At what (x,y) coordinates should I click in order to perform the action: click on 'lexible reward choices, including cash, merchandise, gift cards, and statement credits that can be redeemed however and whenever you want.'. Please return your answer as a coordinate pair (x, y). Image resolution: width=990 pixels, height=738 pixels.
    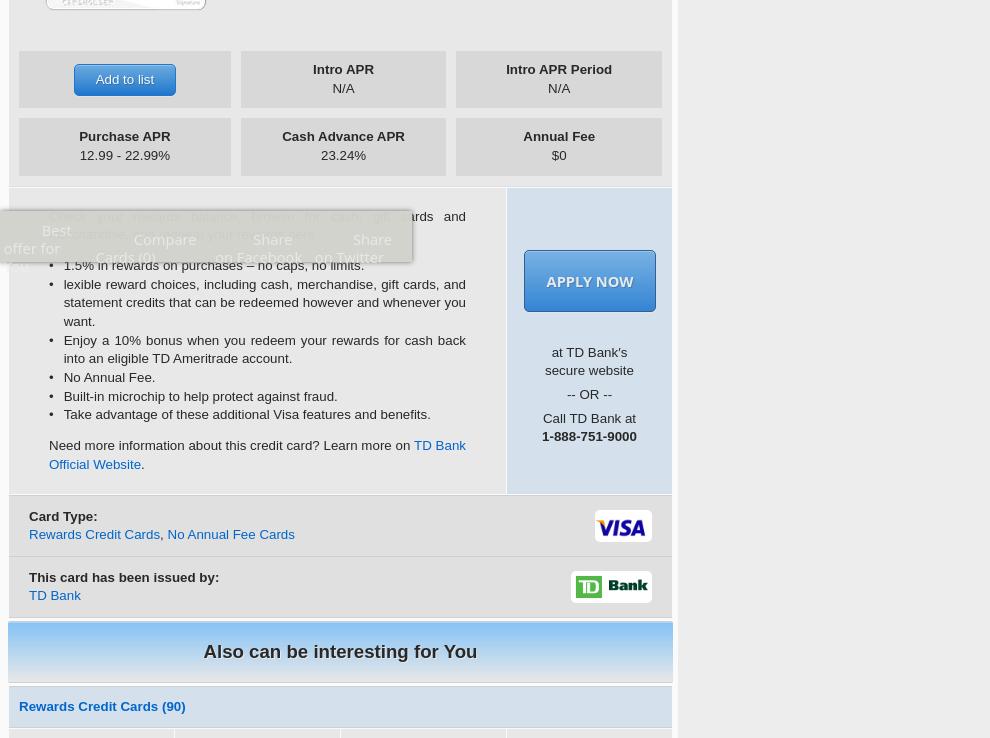
    Looking at the image, I should click on (264, 300).